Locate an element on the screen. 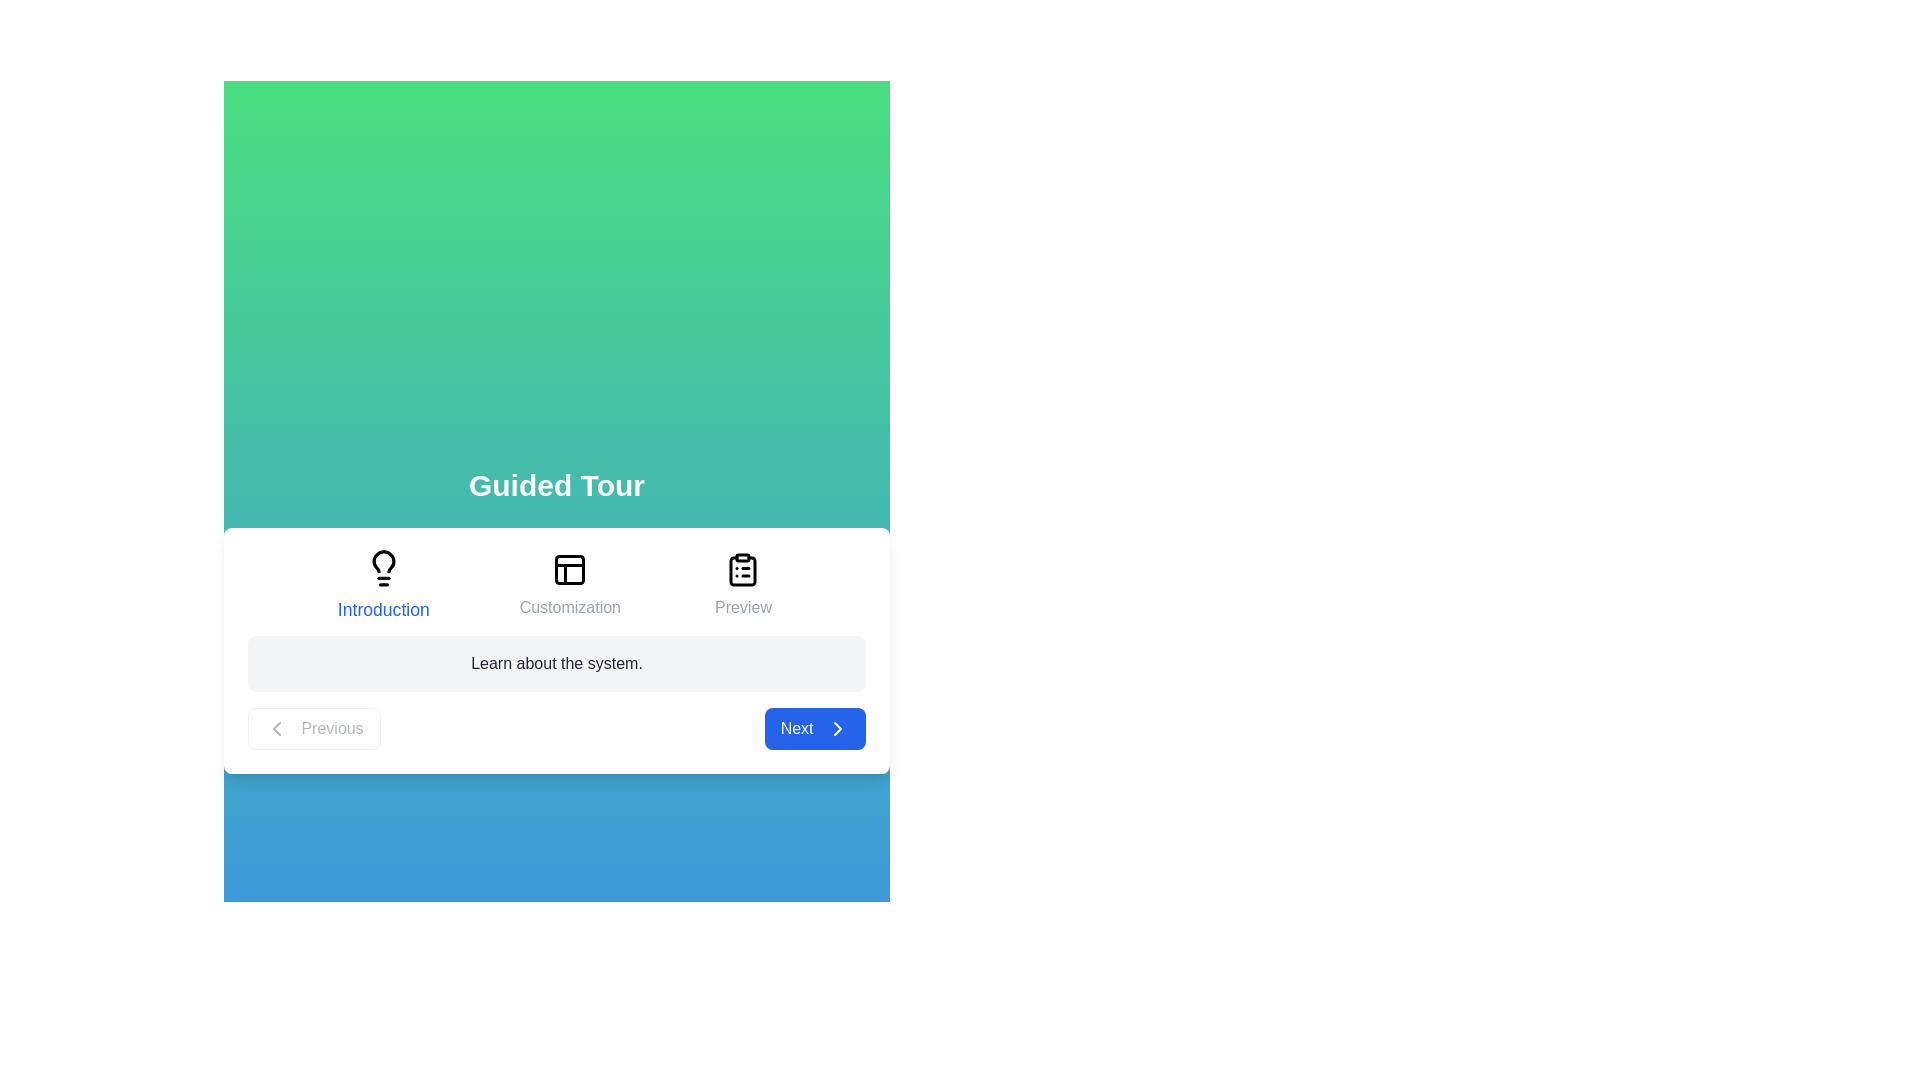  the title or icon of the step Introduction to navigate to it is located at coordinates (383, 585).